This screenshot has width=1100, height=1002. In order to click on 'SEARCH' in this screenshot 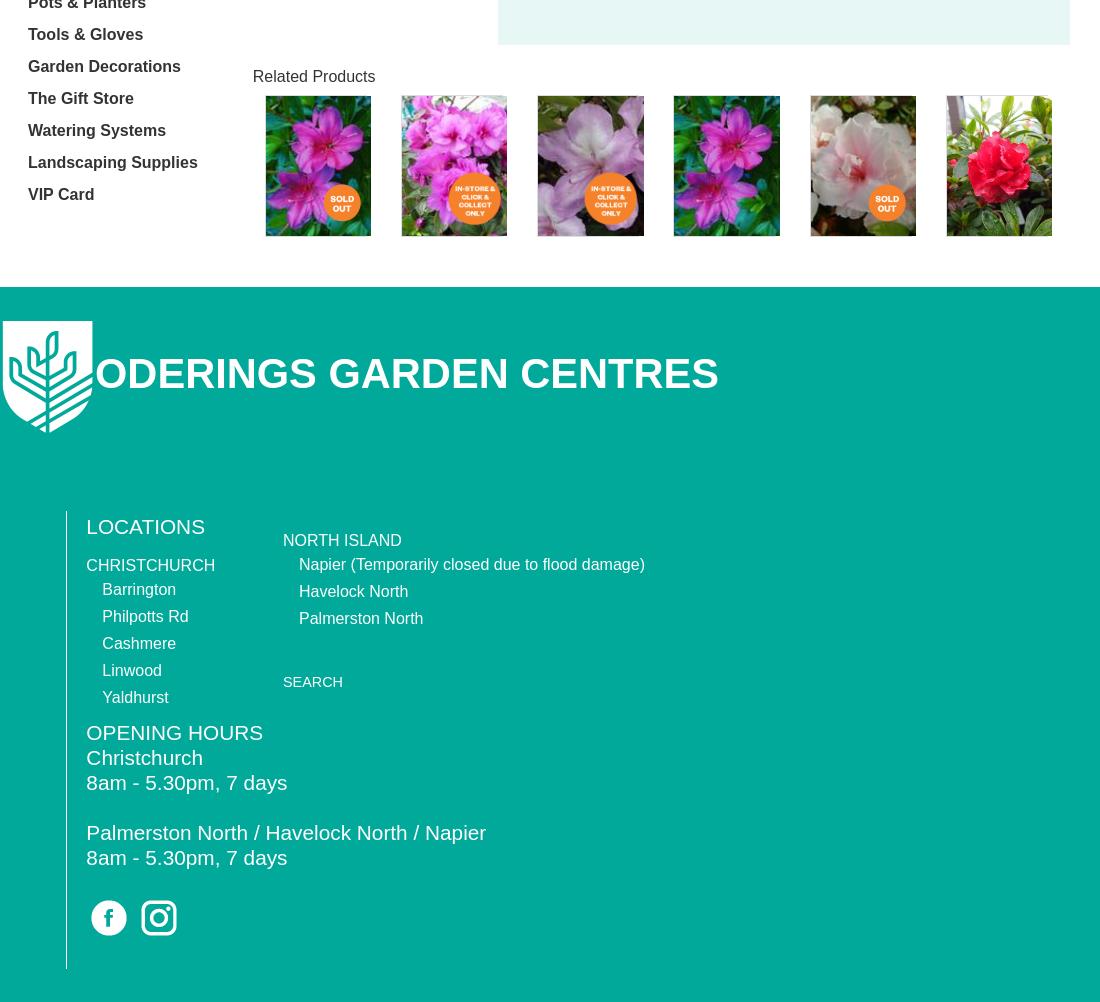, I will do `click(311, 681)`.